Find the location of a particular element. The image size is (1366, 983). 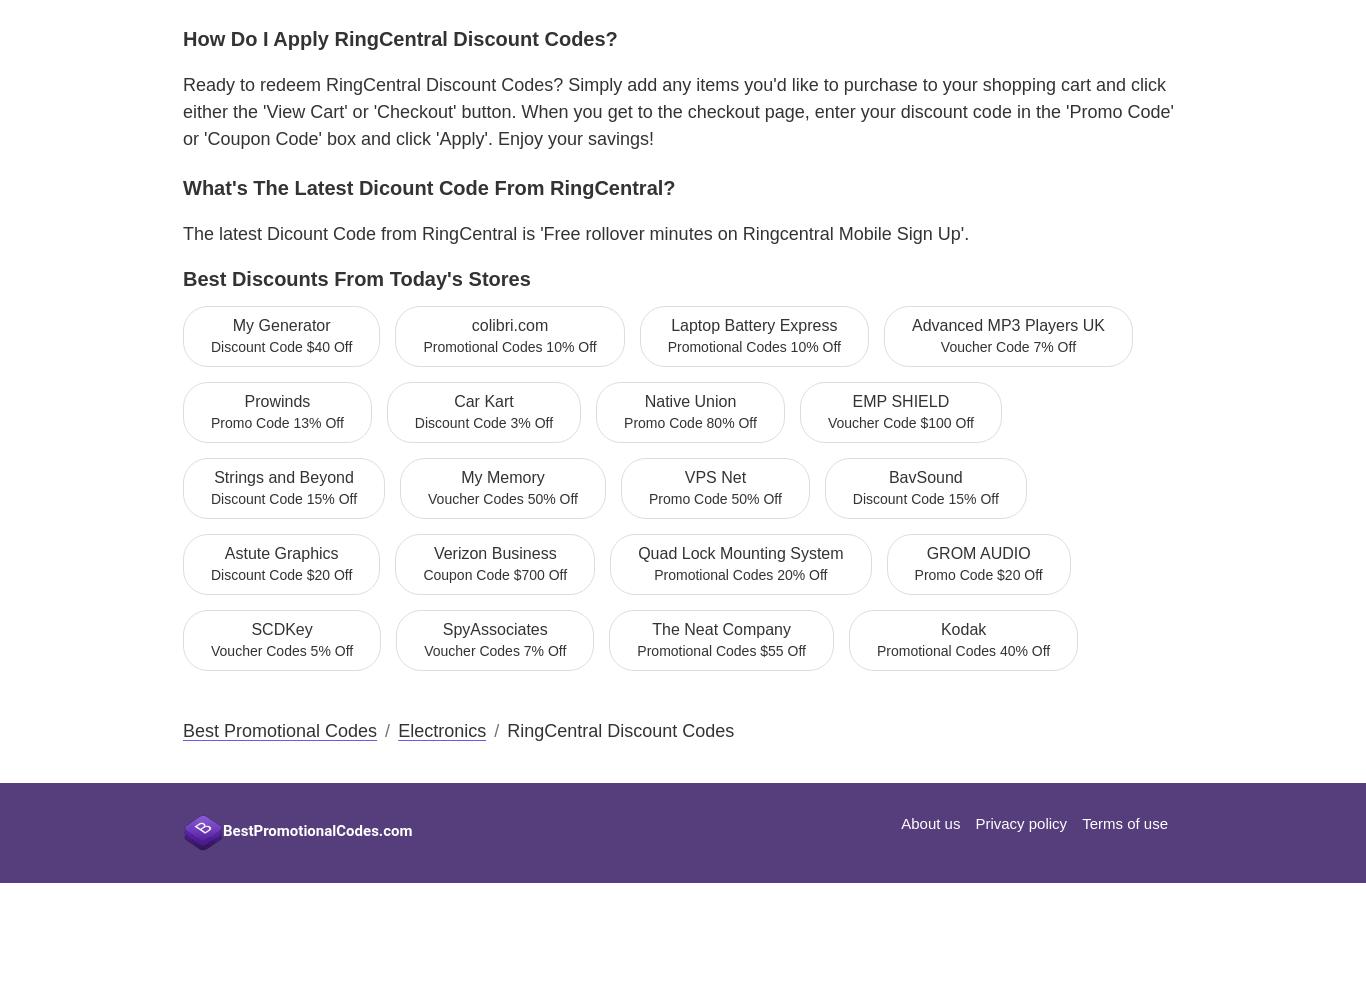

'How do I apply RingCentral Discount Codes?' is located at coordinates (398, 37).